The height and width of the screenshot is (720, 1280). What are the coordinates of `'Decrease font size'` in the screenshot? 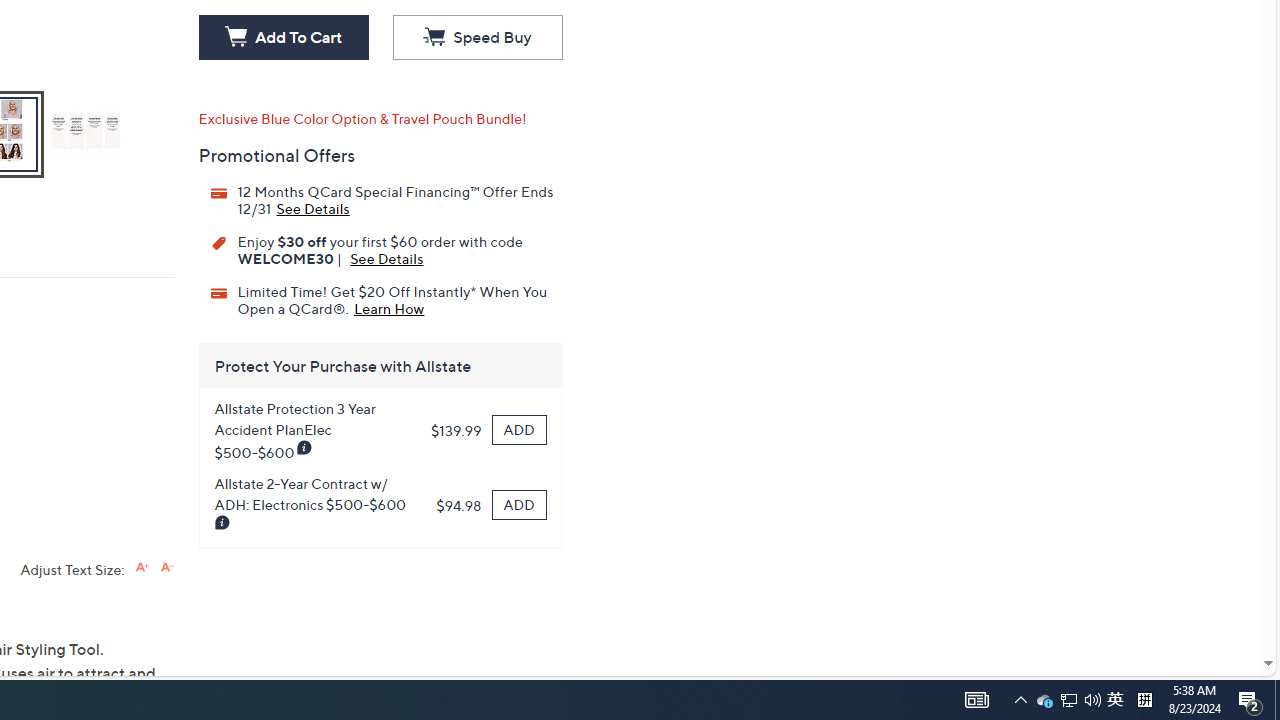 It's located at (167, 567).